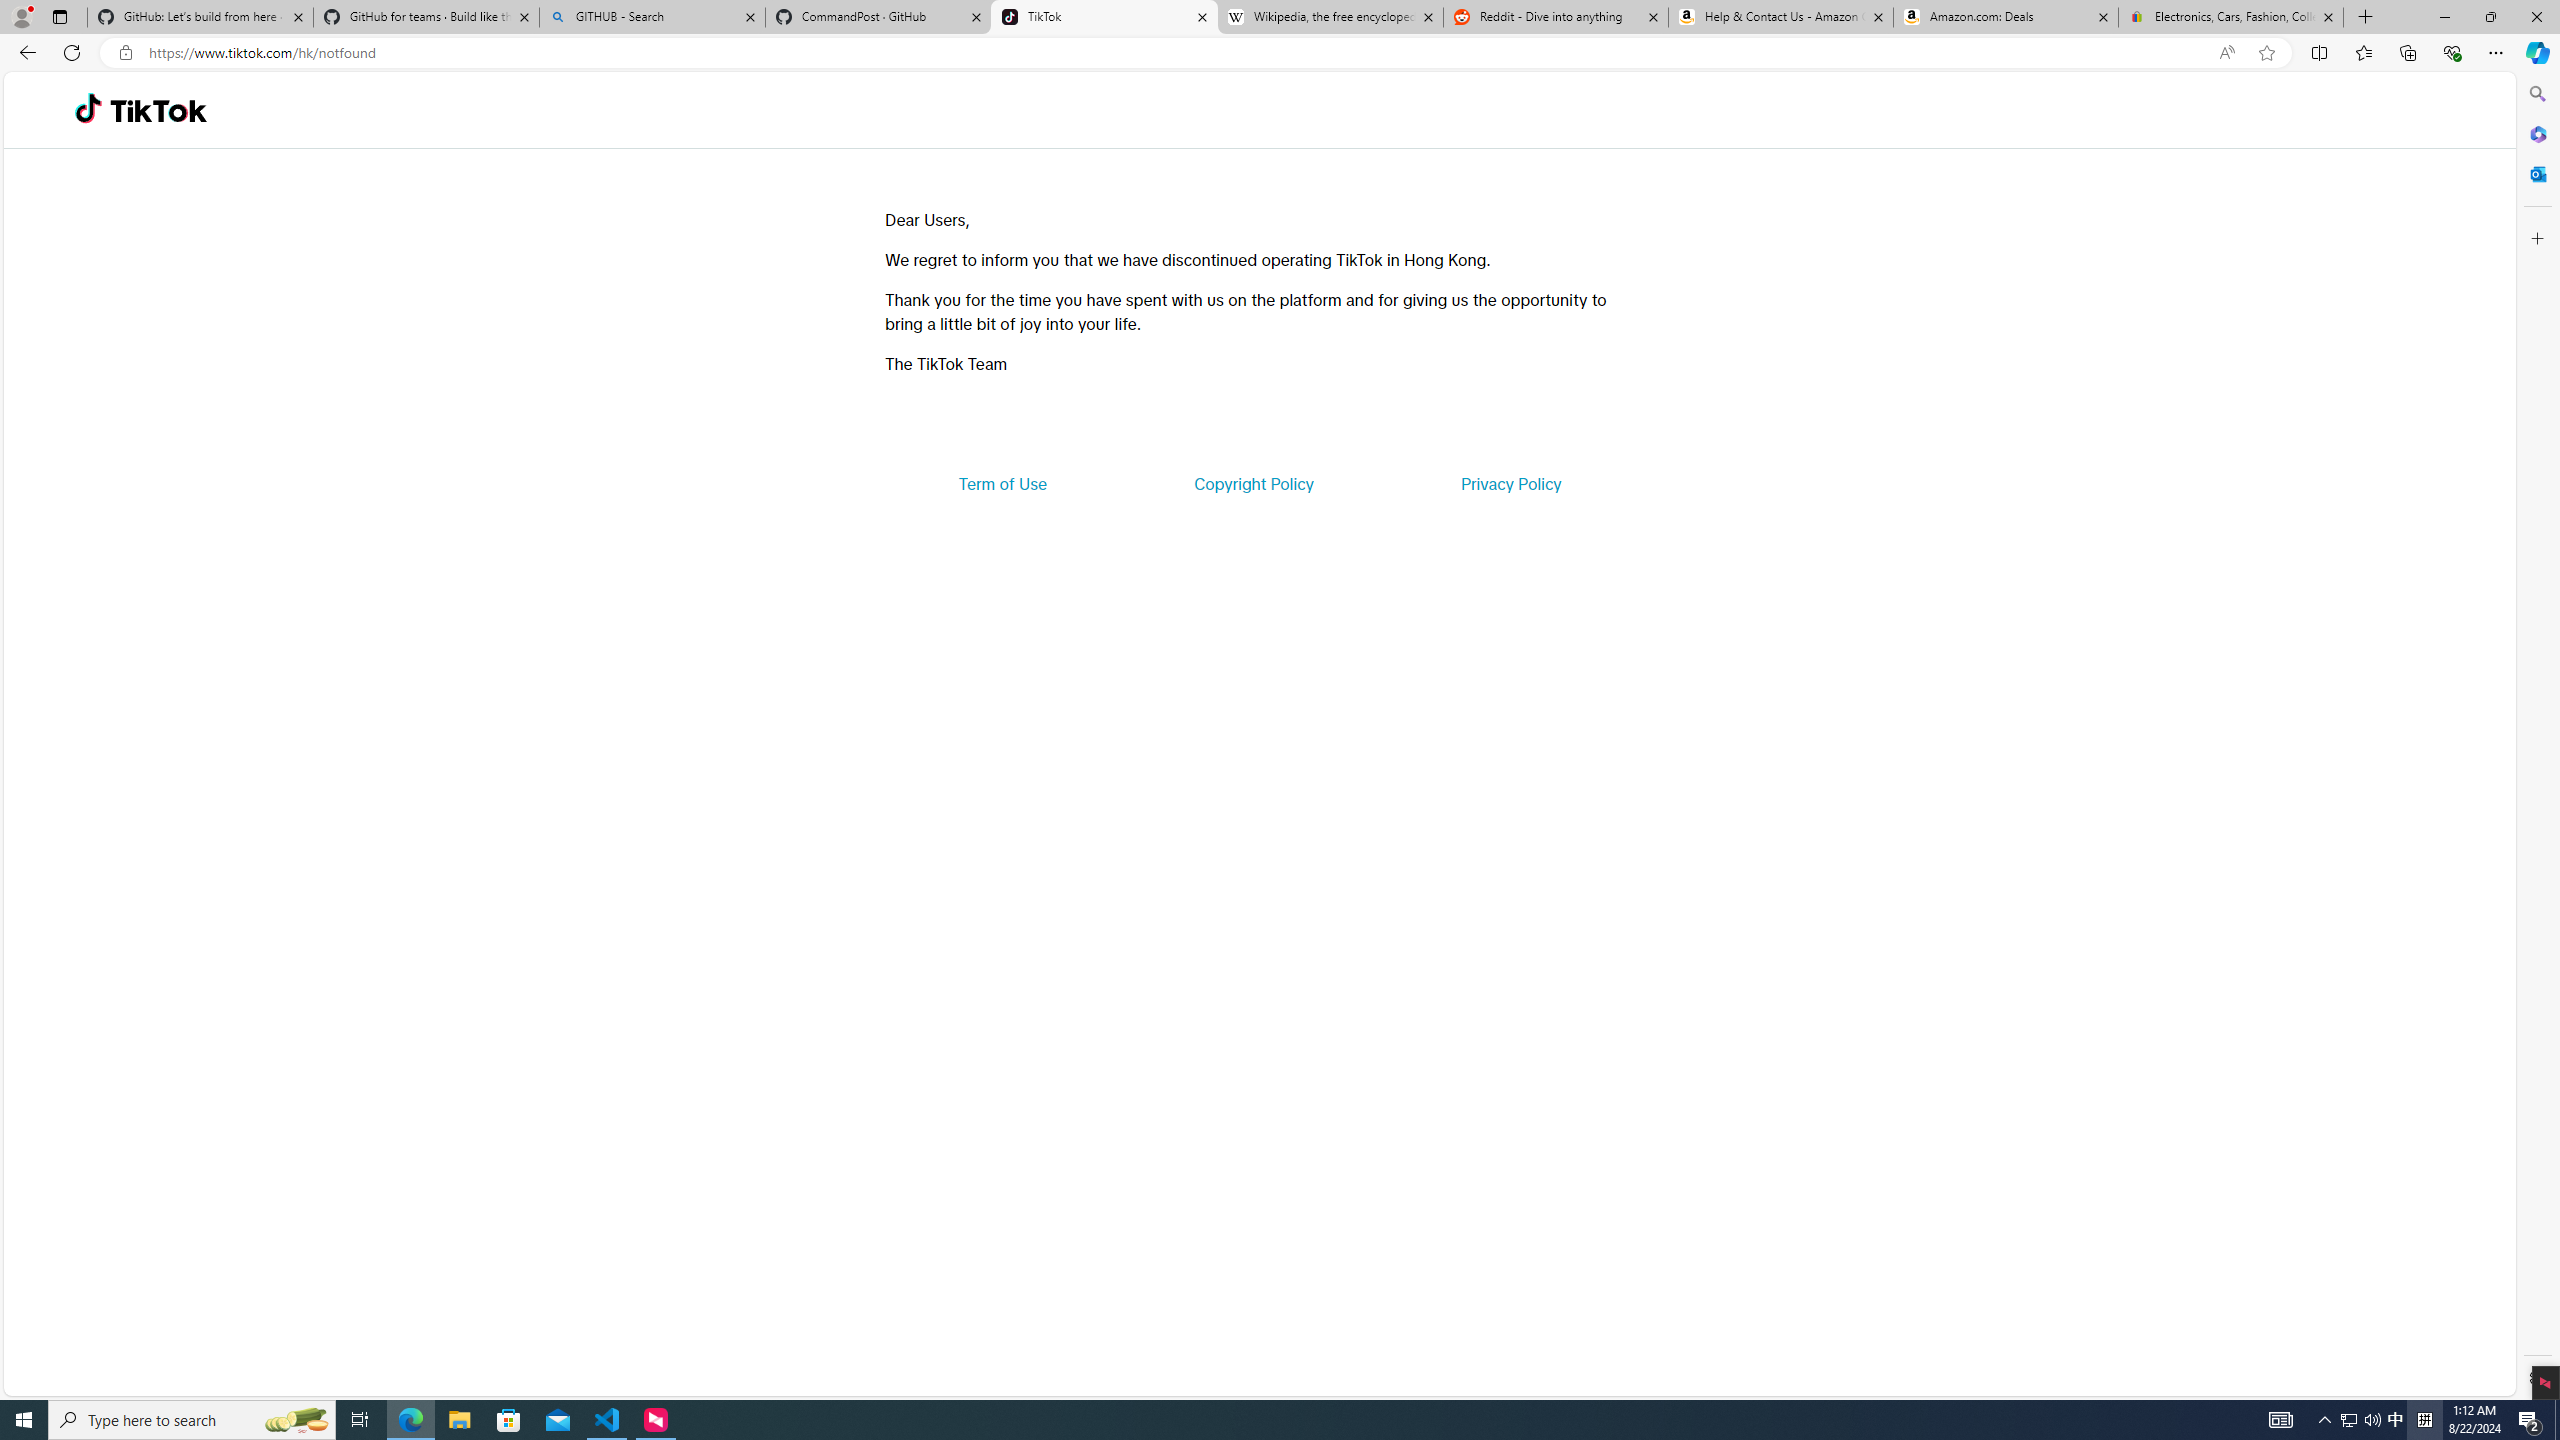  Describe the element at coordinates (1002, 482) in the screenshot. I see `'Term of Use'` at that location.